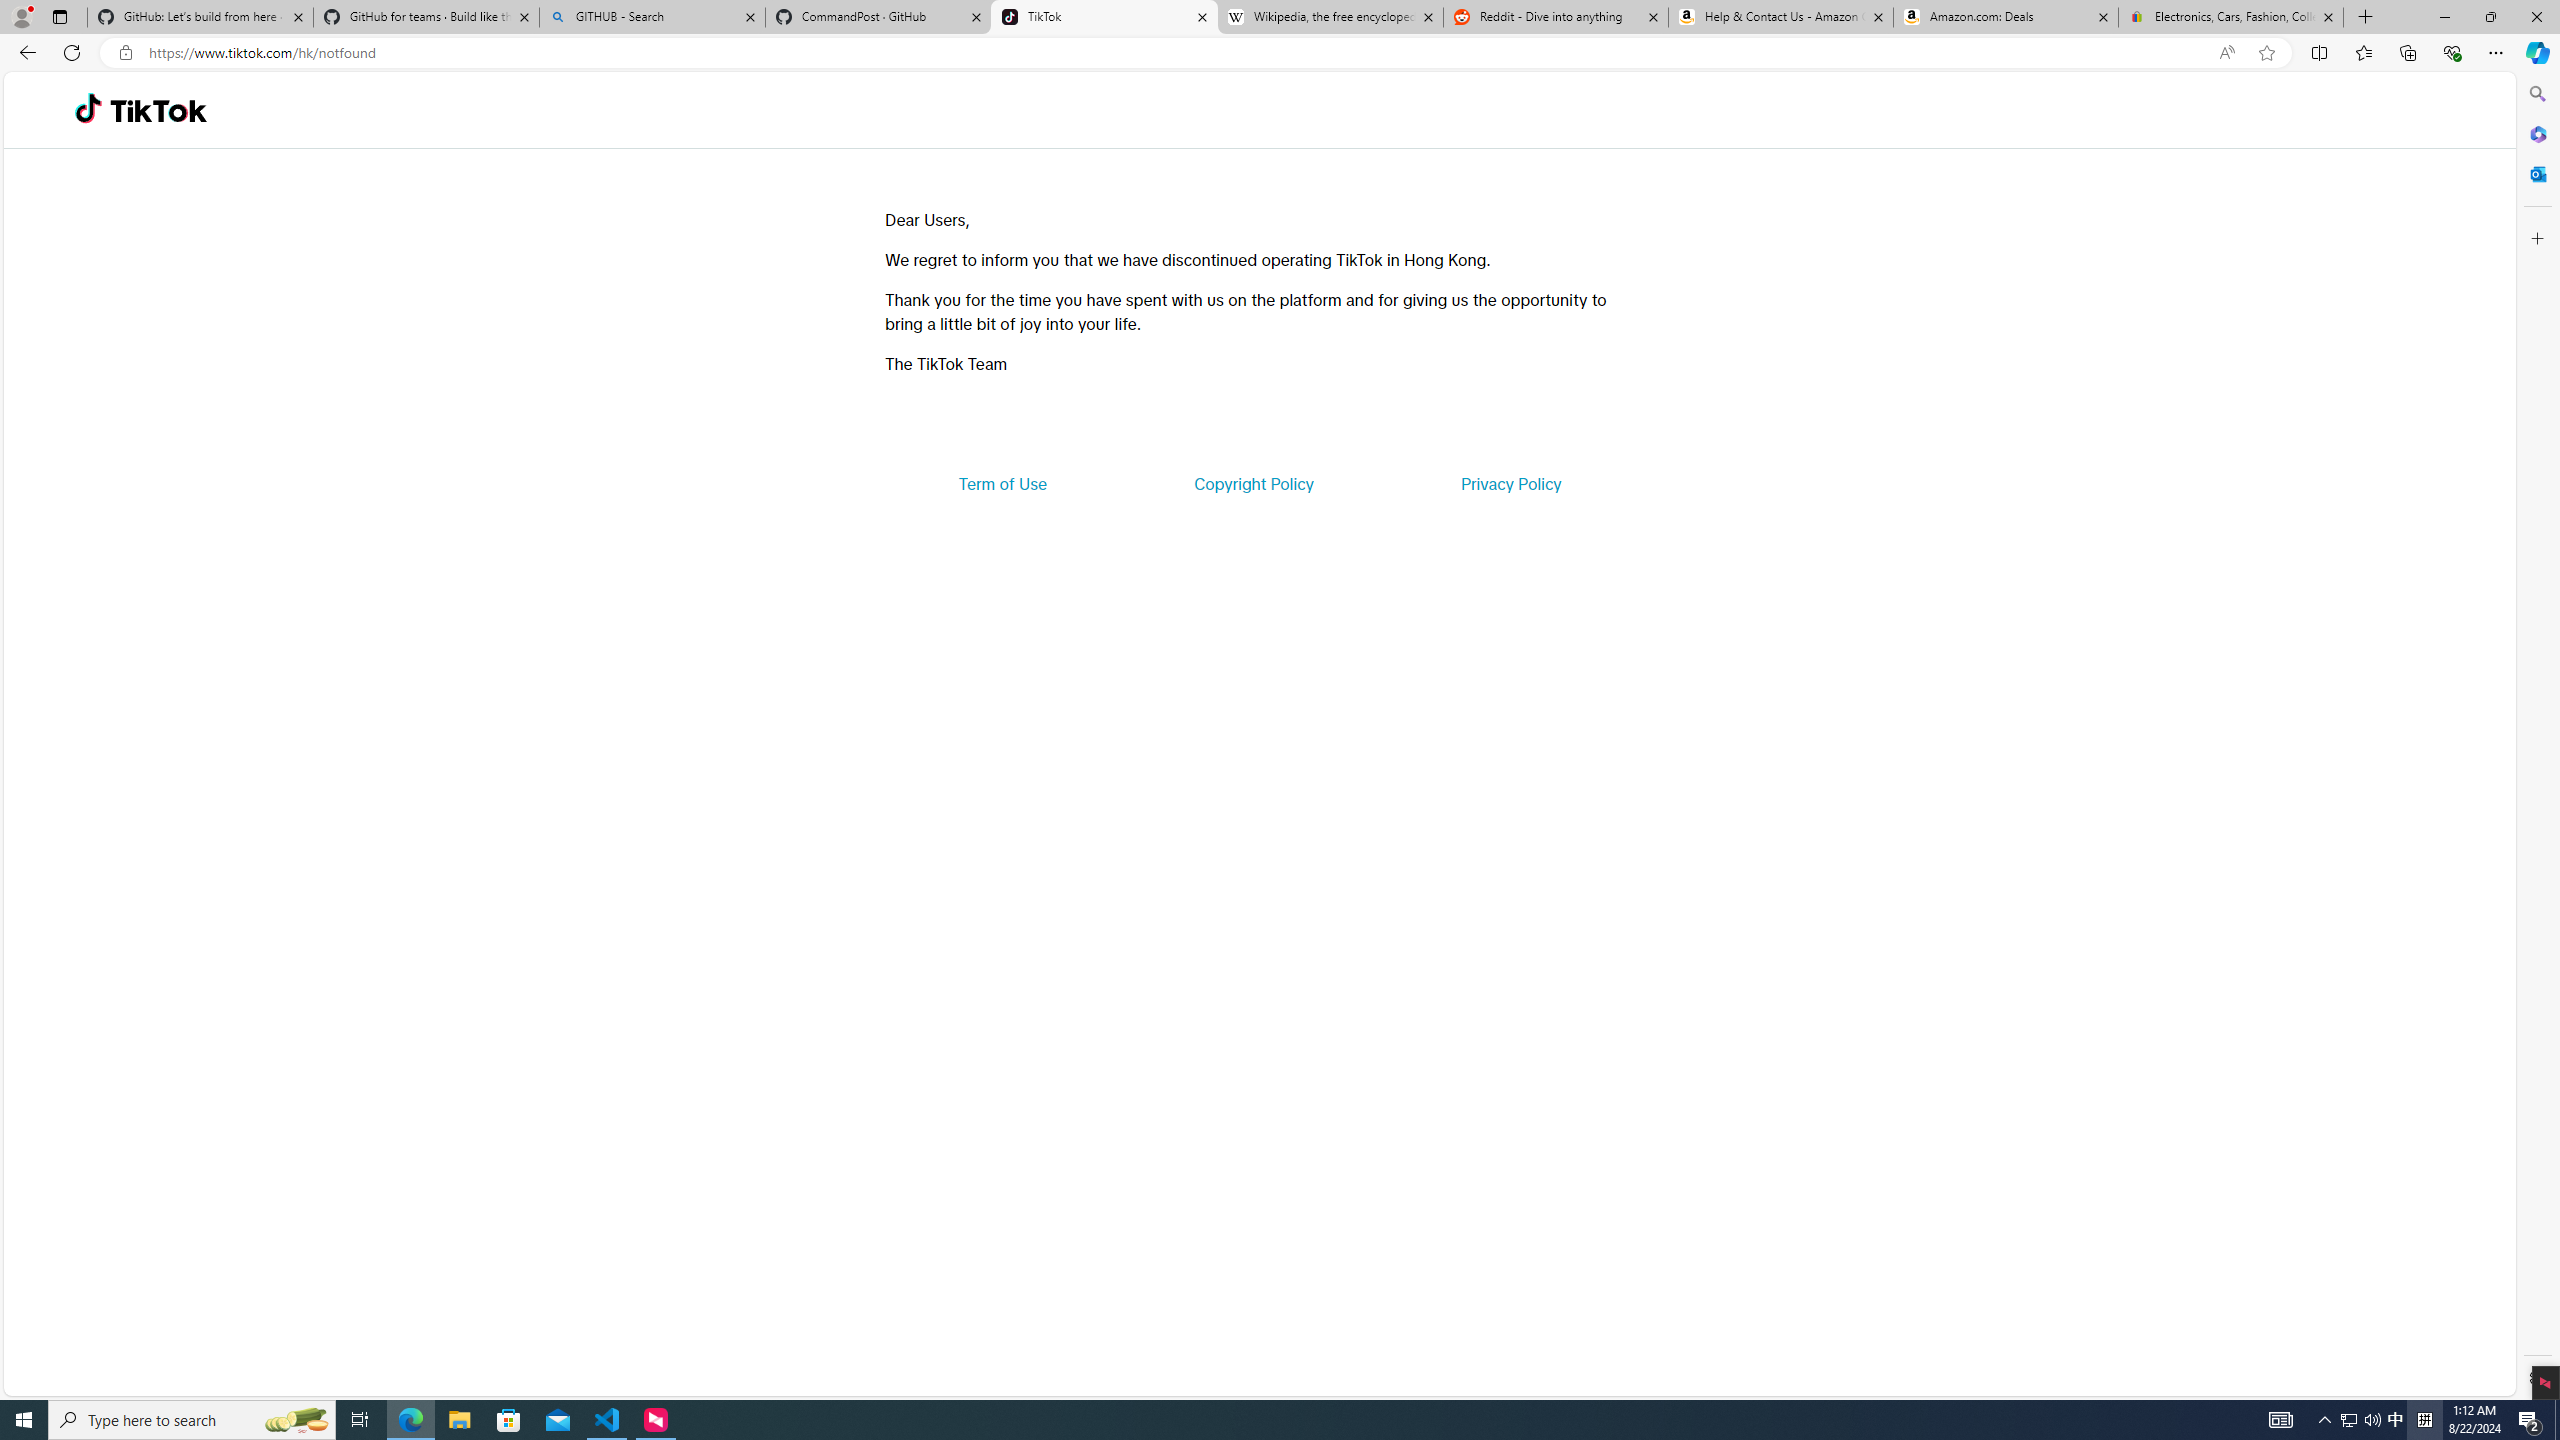  Describe the element at coordinates (1002, 482) in the screenshot. I see `'Term of Use'` at that location.